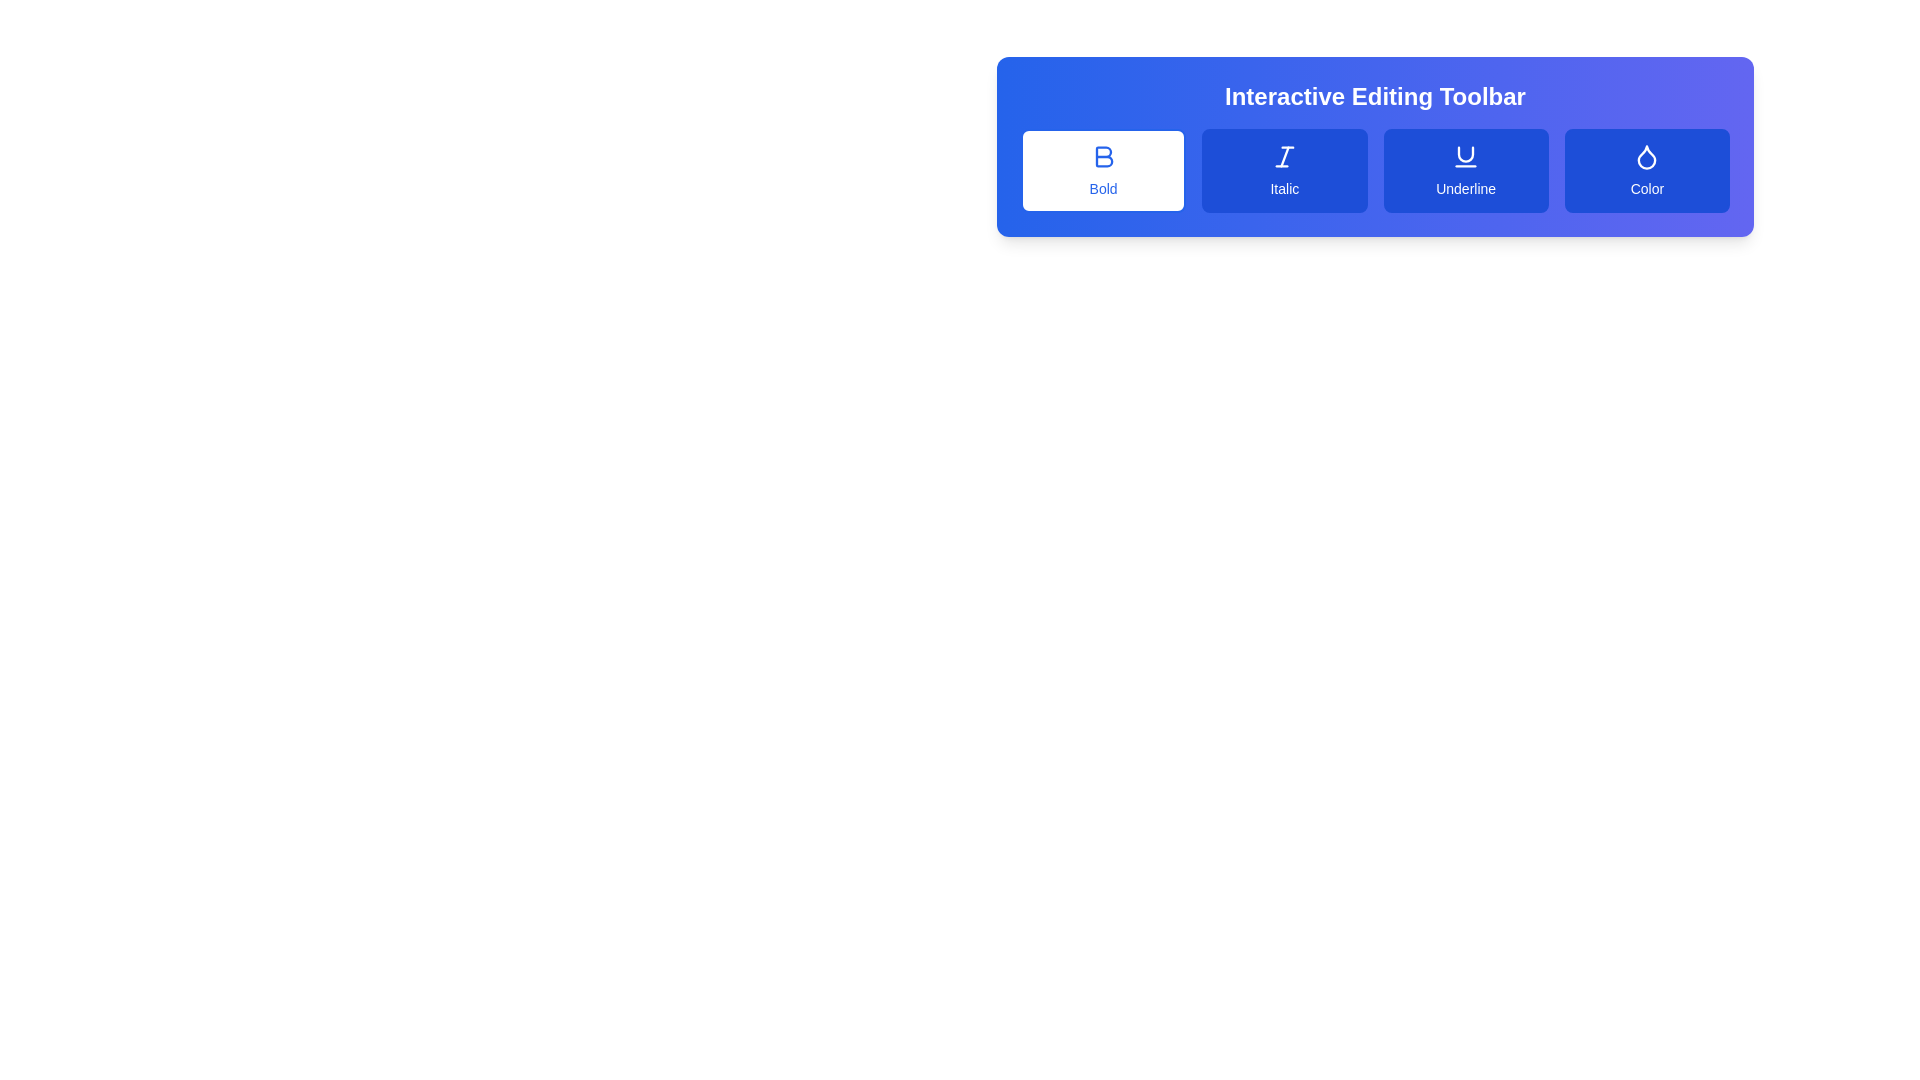  I want to click on the italic 'I' button with a blue background and white foreground in the toolbar, so click(1284, 156).